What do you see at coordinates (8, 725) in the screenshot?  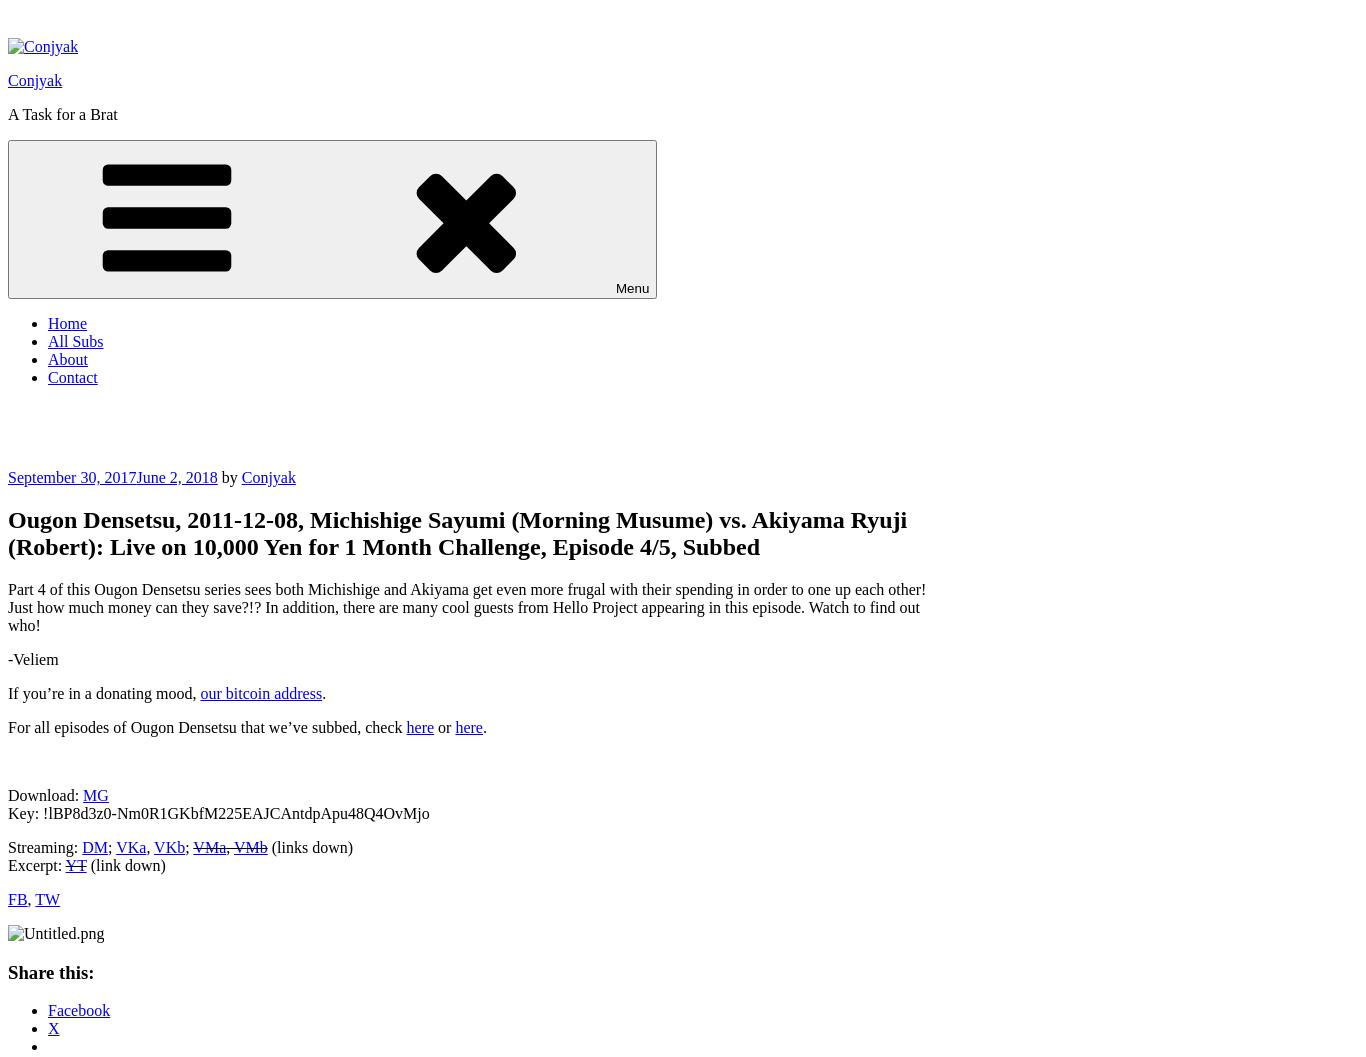 I see `'For all episodes of Ougon Densetsu that we’ve subbed, check'` at bounding box center [8, 725].